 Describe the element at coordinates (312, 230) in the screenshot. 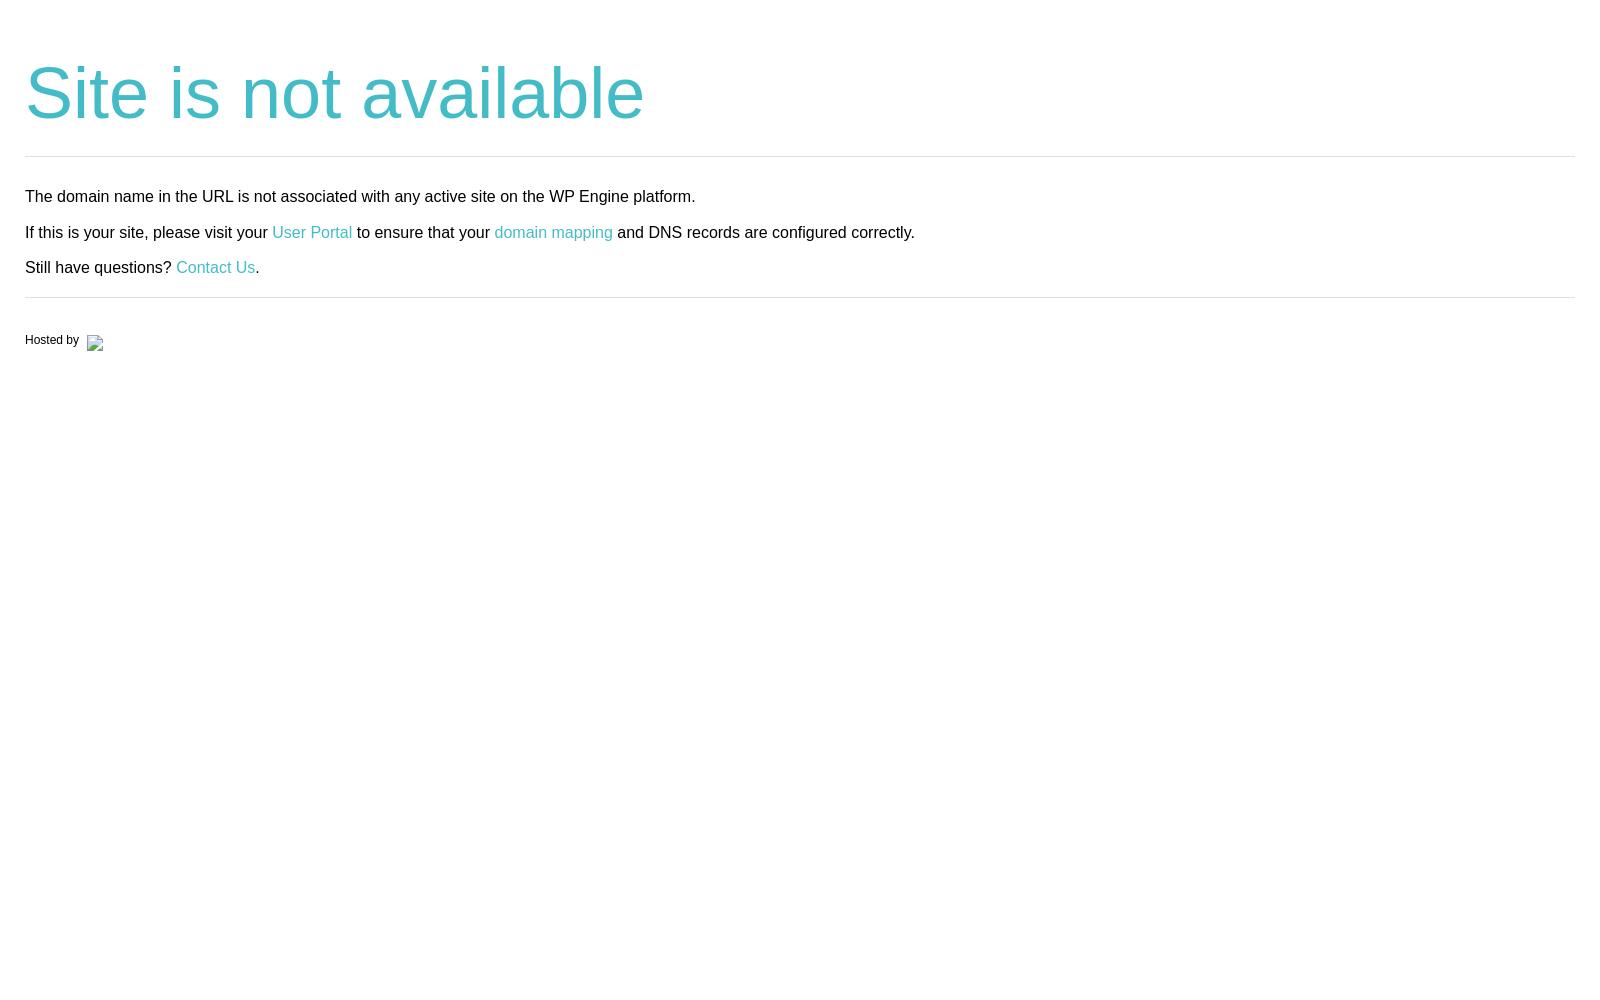

I see `'User Portal'` at that location.